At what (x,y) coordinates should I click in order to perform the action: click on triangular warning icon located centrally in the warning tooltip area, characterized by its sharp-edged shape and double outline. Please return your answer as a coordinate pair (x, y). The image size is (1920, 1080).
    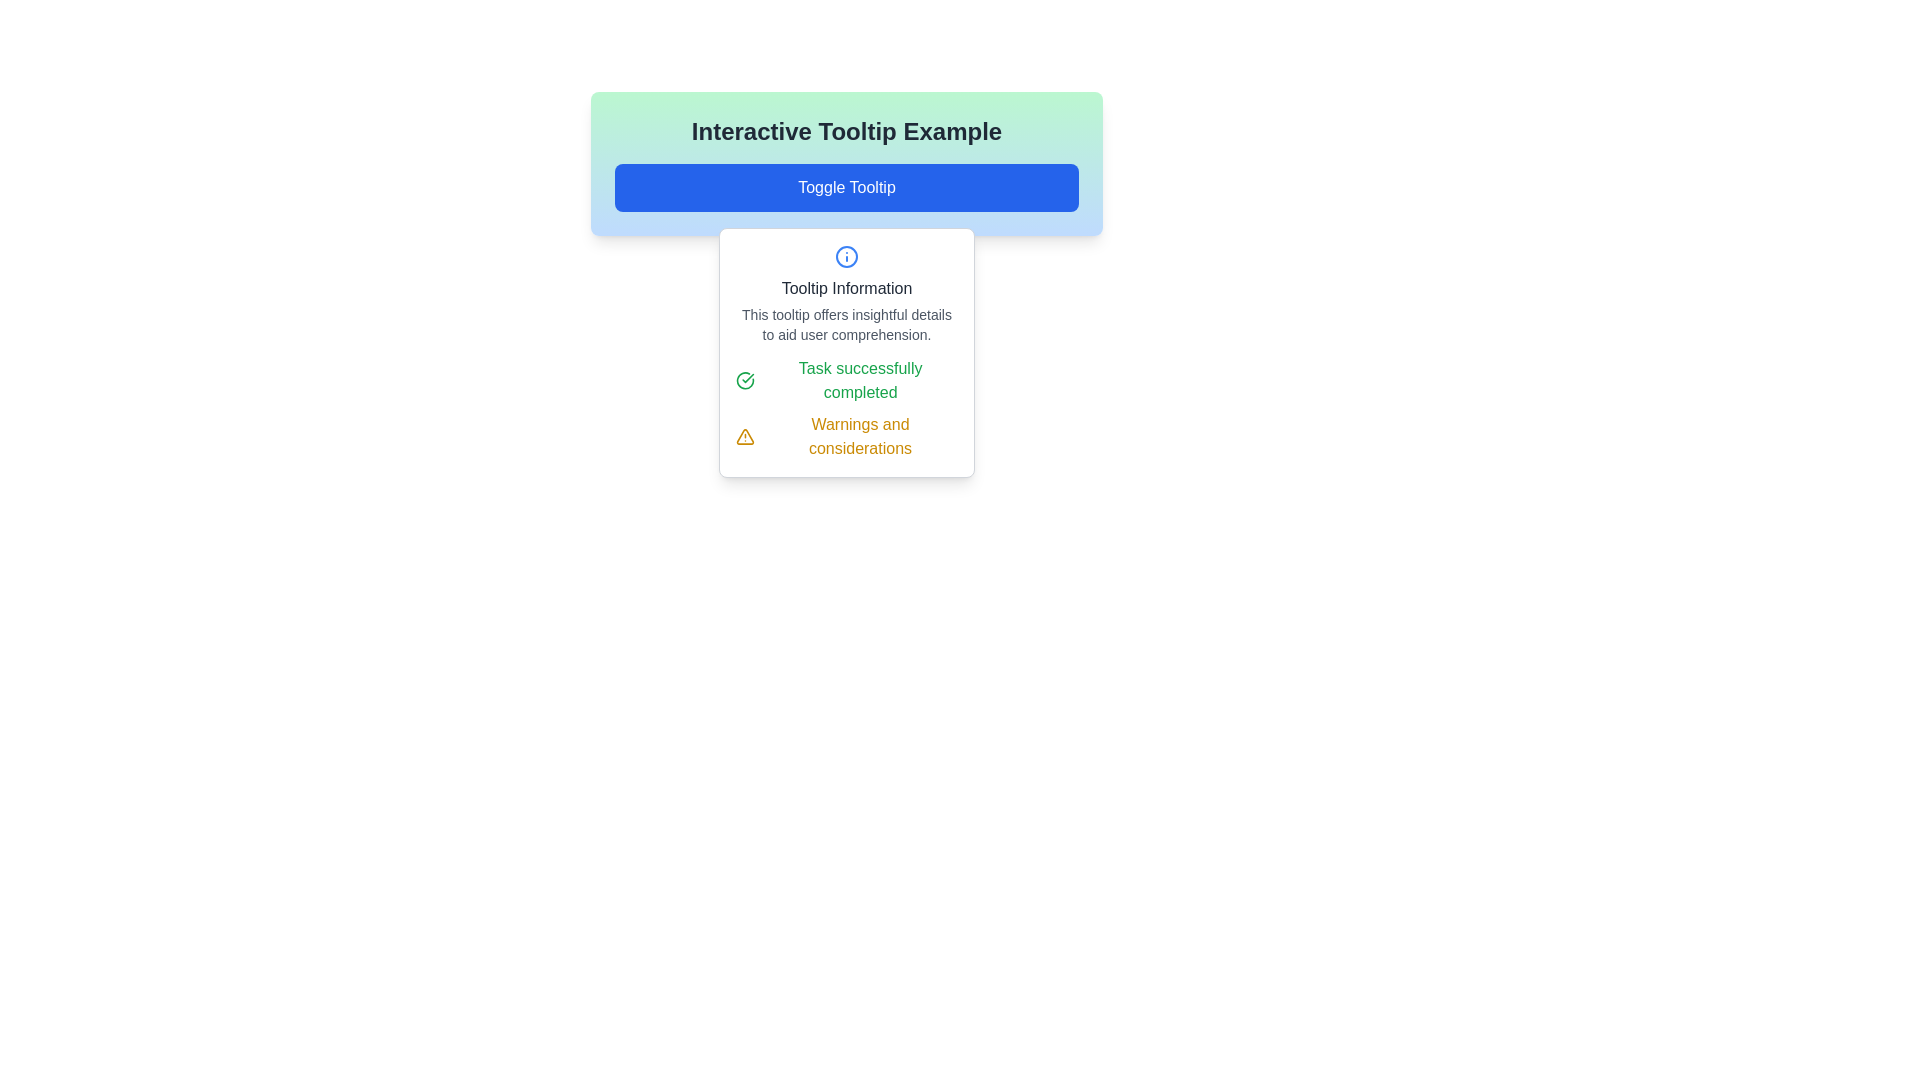
    Looking at the image, I should click on (744, 435).